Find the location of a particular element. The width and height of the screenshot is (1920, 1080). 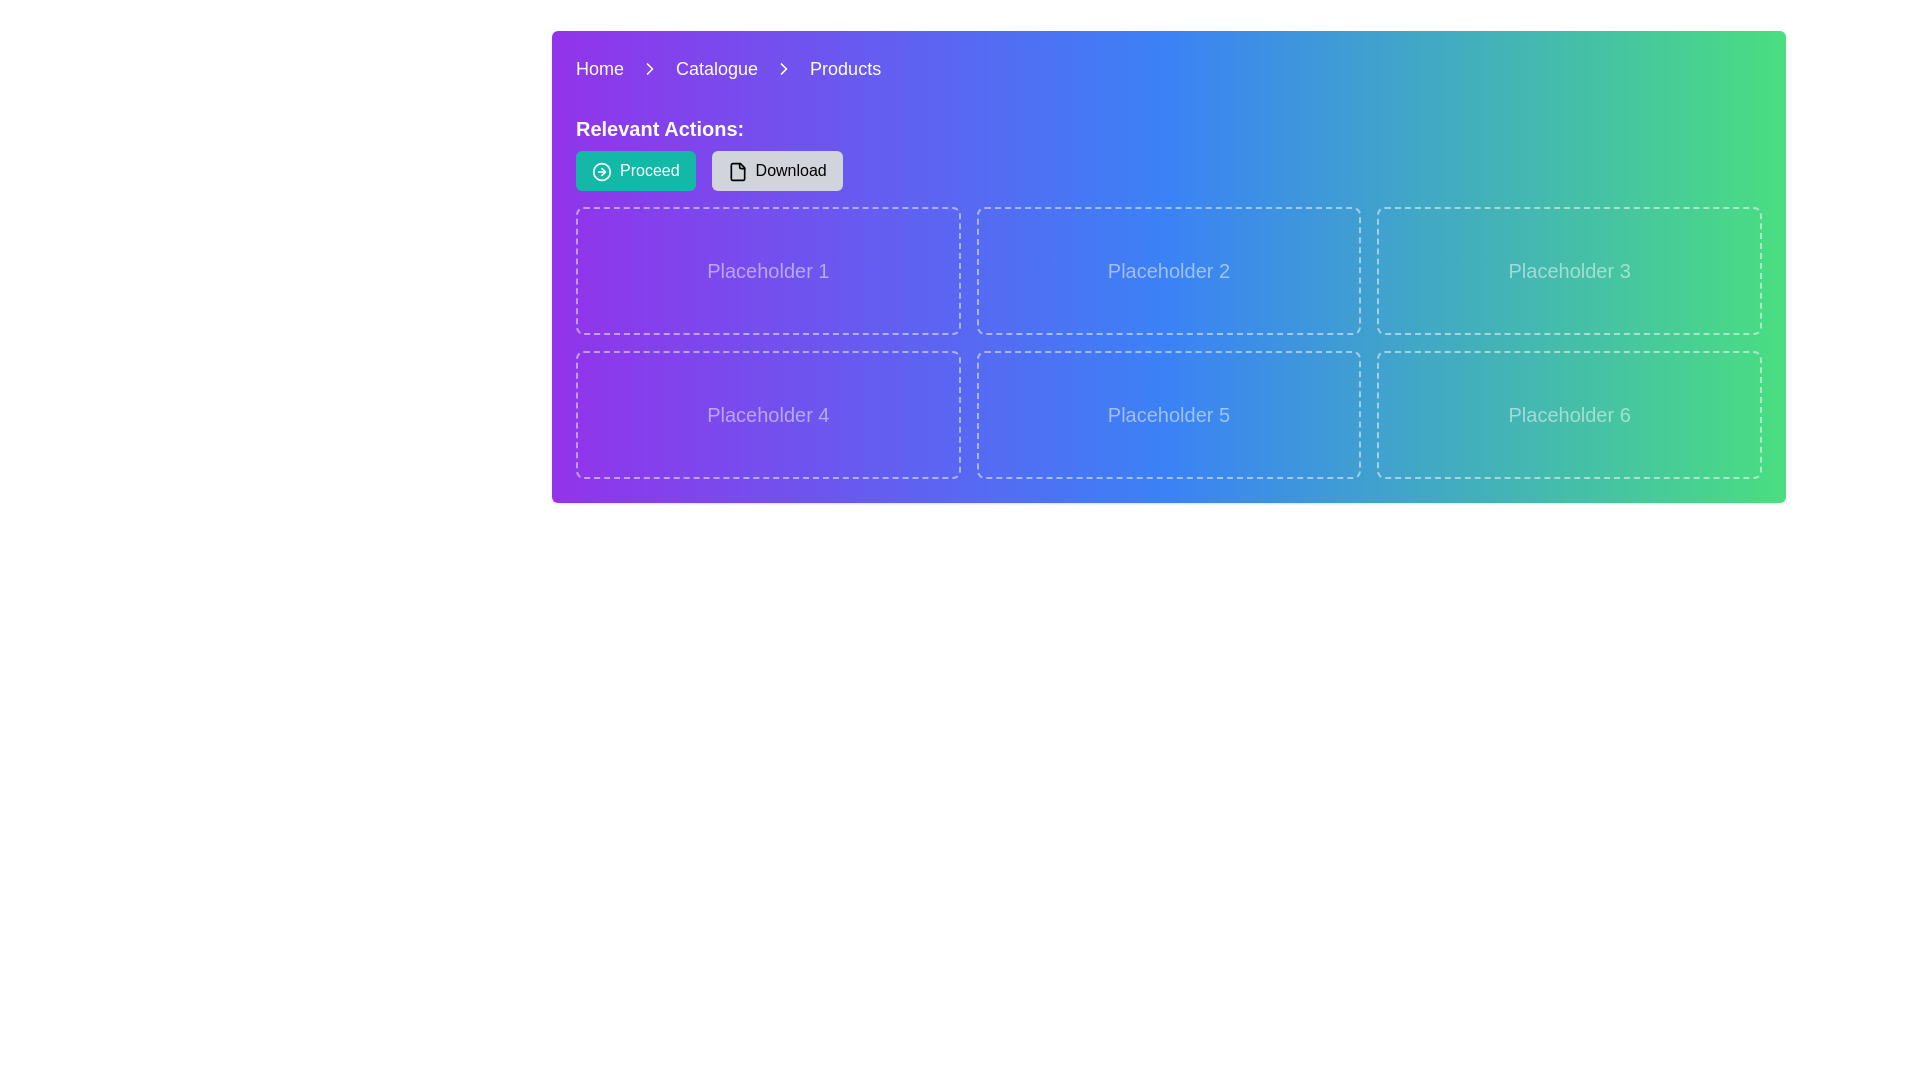

the 'Proceed' button located in the Action Button Group beneath the section header 'Relevant Actions:' is located at coordinates (709, 169).